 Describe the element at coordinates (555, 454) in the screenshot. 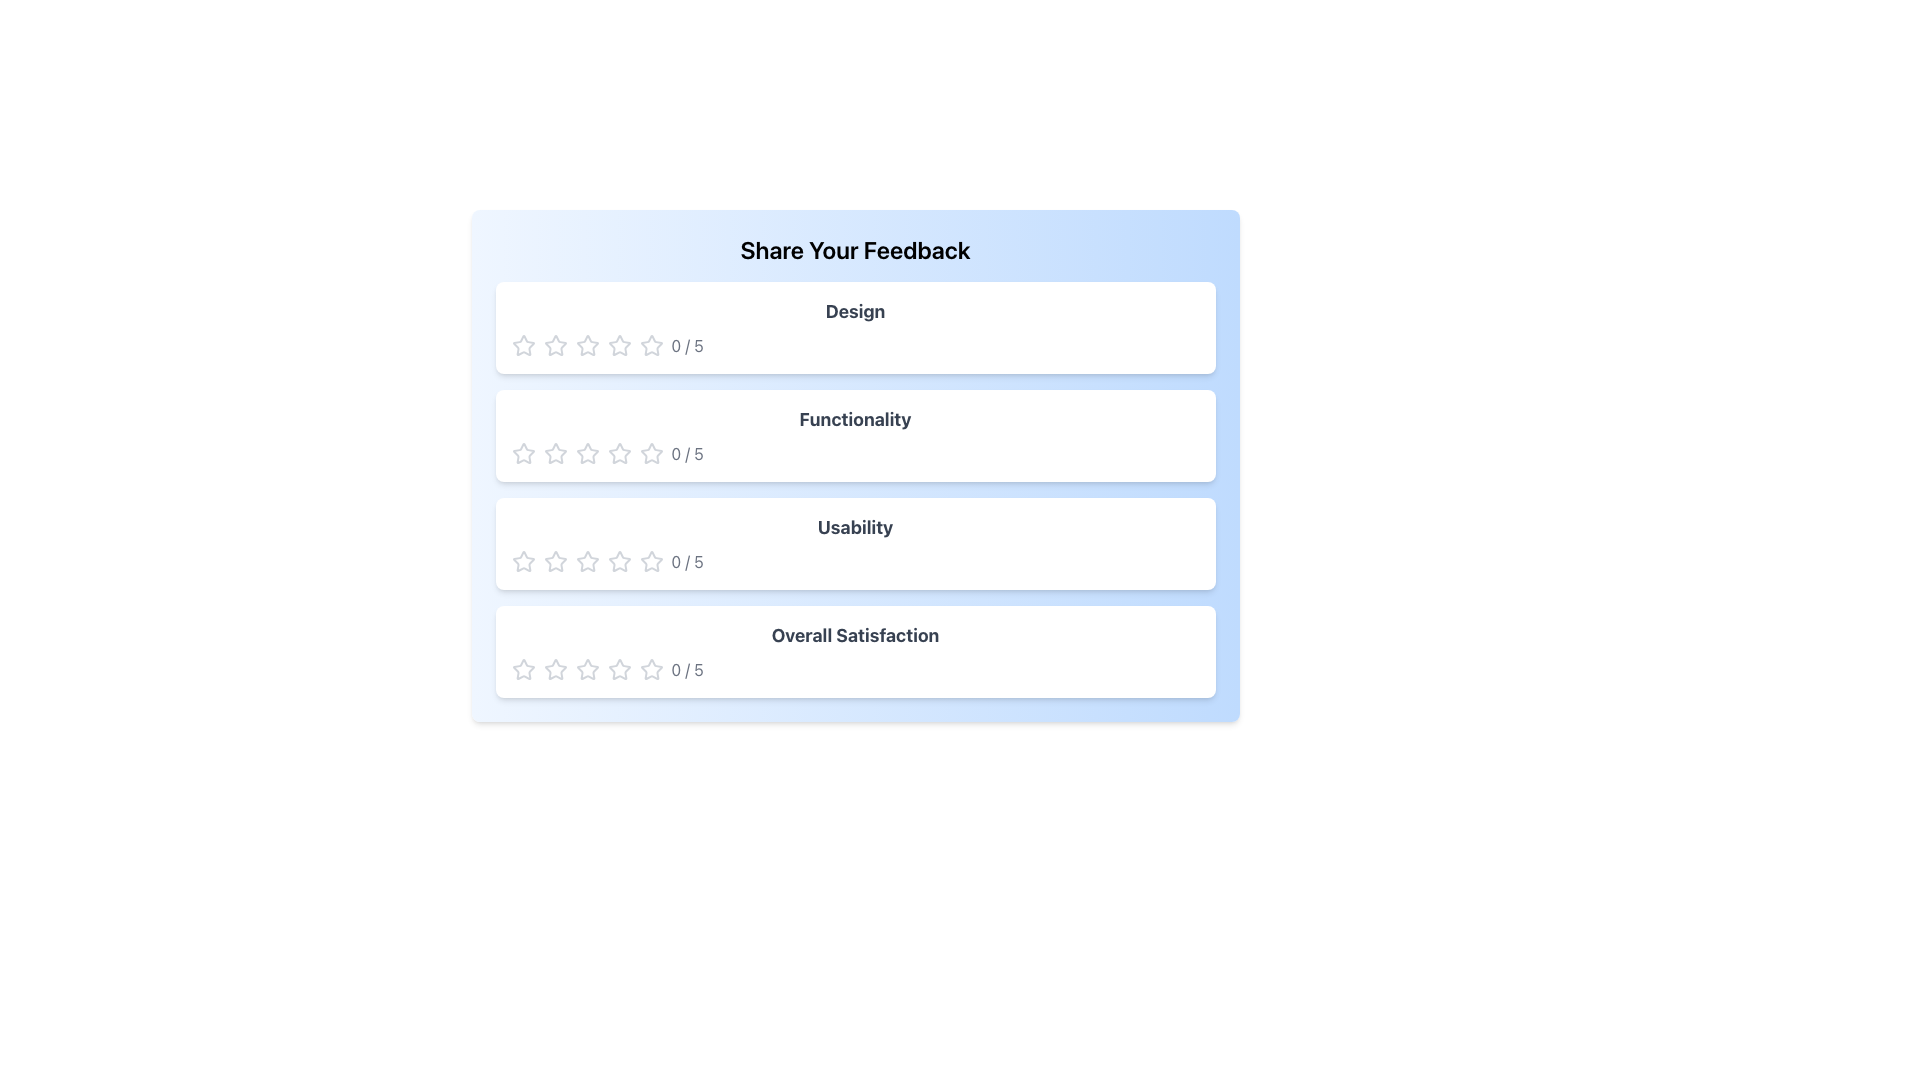

I see `the second star in the 'Functionality' section` at that location.